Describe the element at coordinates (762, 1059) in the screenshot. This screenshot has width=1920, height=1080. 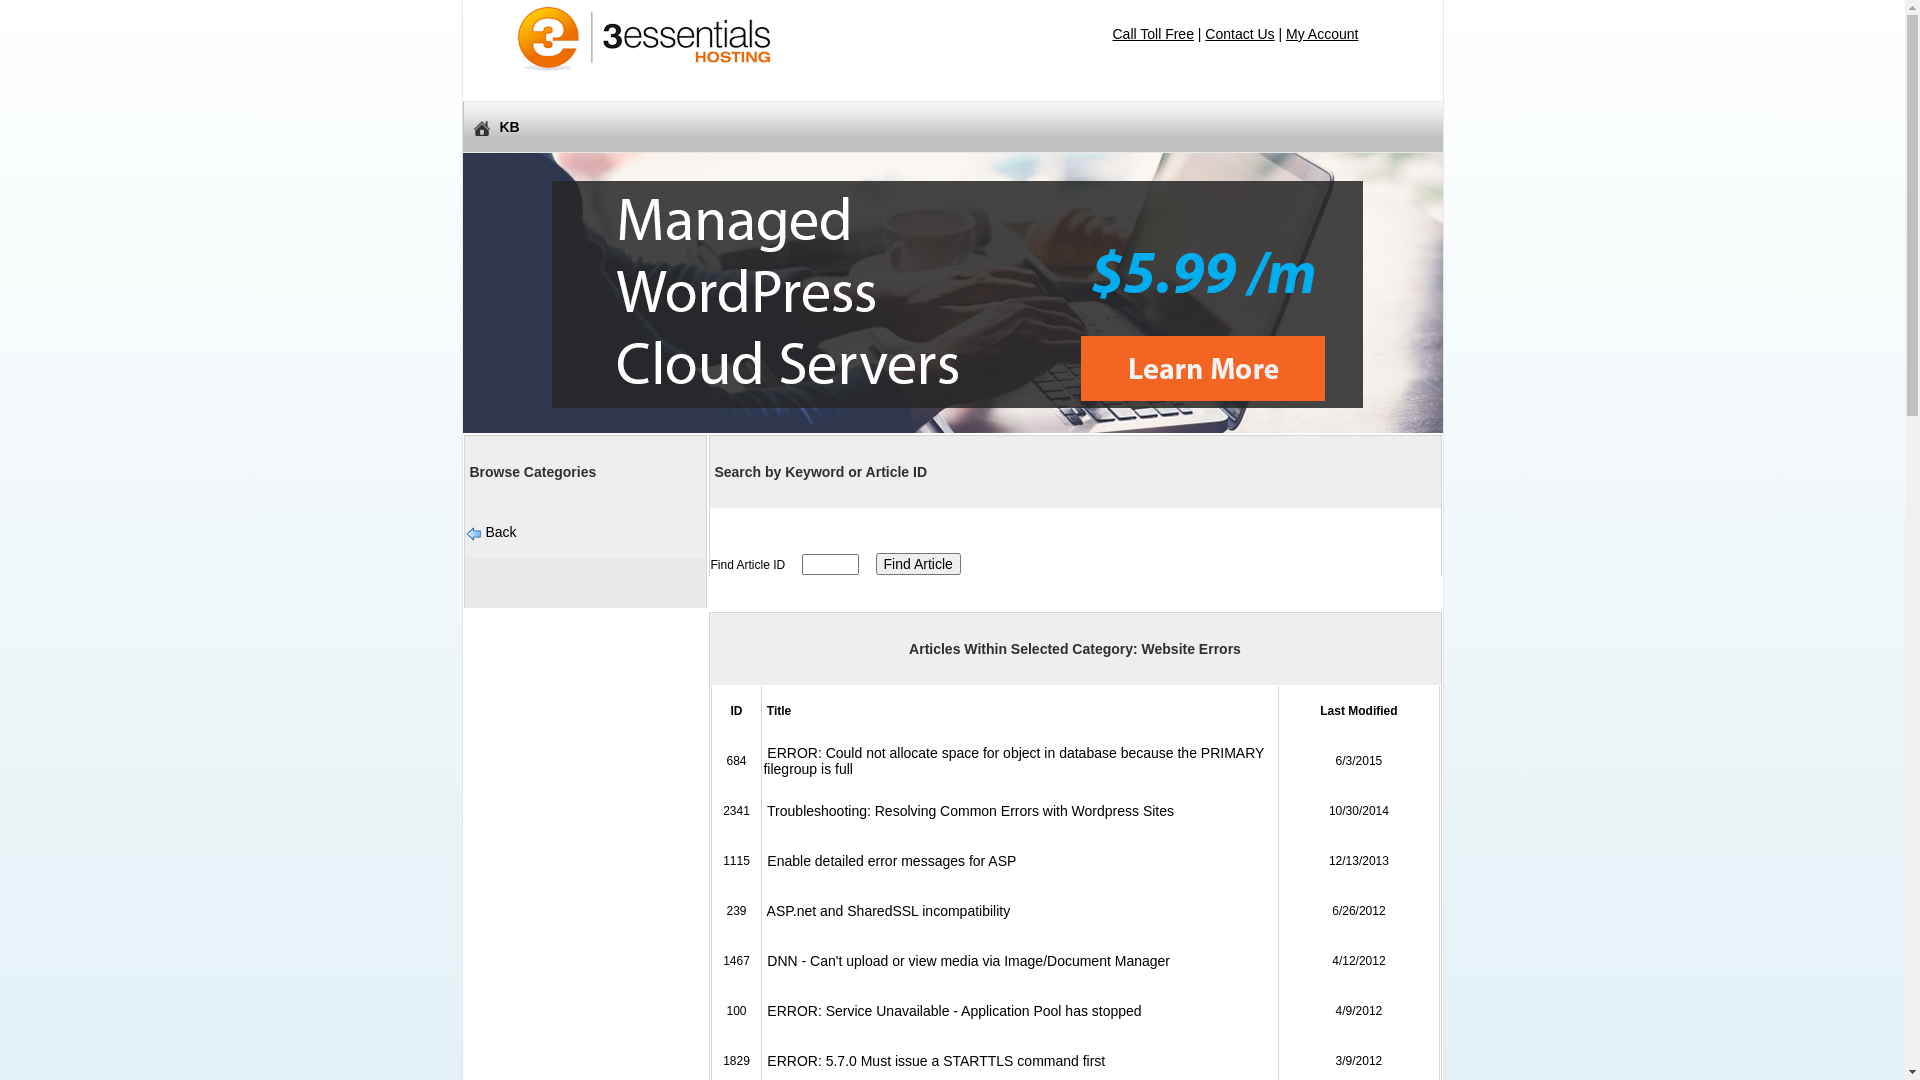
I see `' ERROR: 5.7.0 Must issue a STARTTLS command first'` at that location.